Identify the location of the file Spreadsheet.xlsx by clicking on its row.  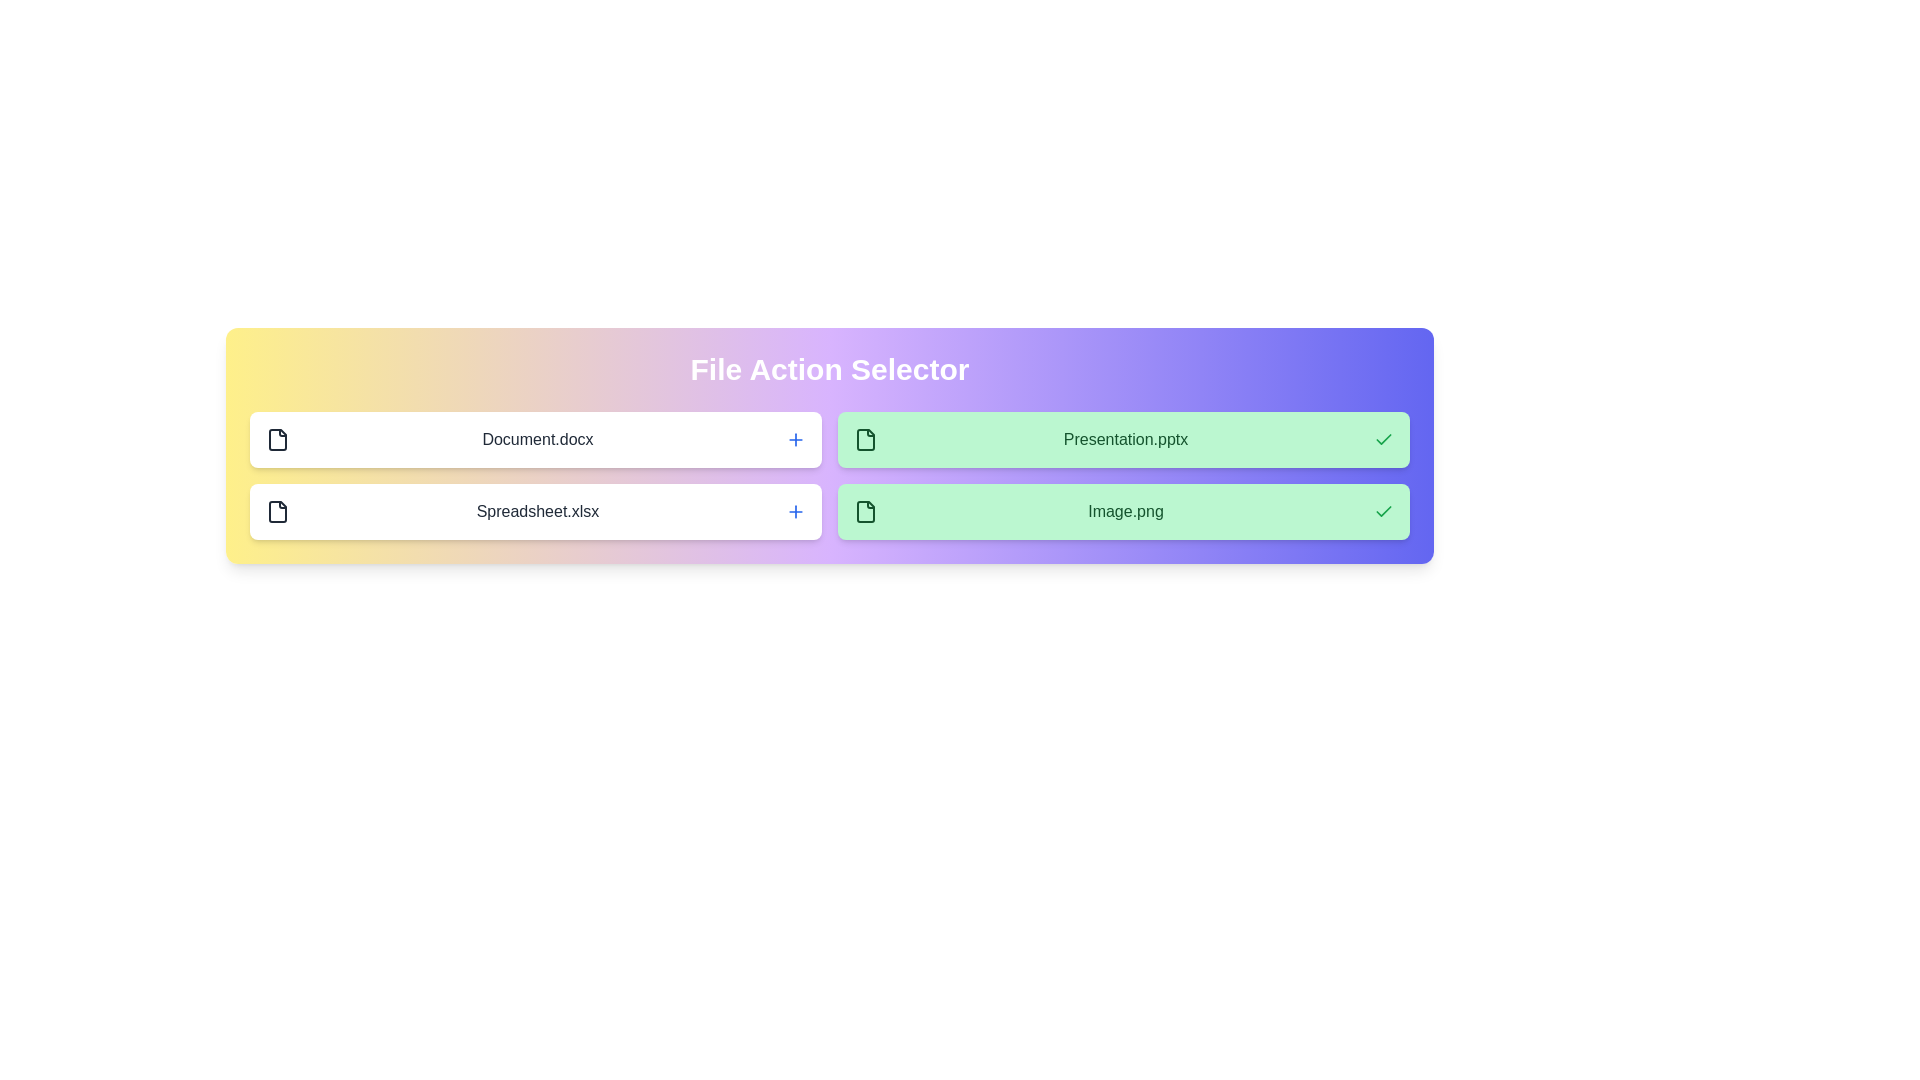
(536, 511).